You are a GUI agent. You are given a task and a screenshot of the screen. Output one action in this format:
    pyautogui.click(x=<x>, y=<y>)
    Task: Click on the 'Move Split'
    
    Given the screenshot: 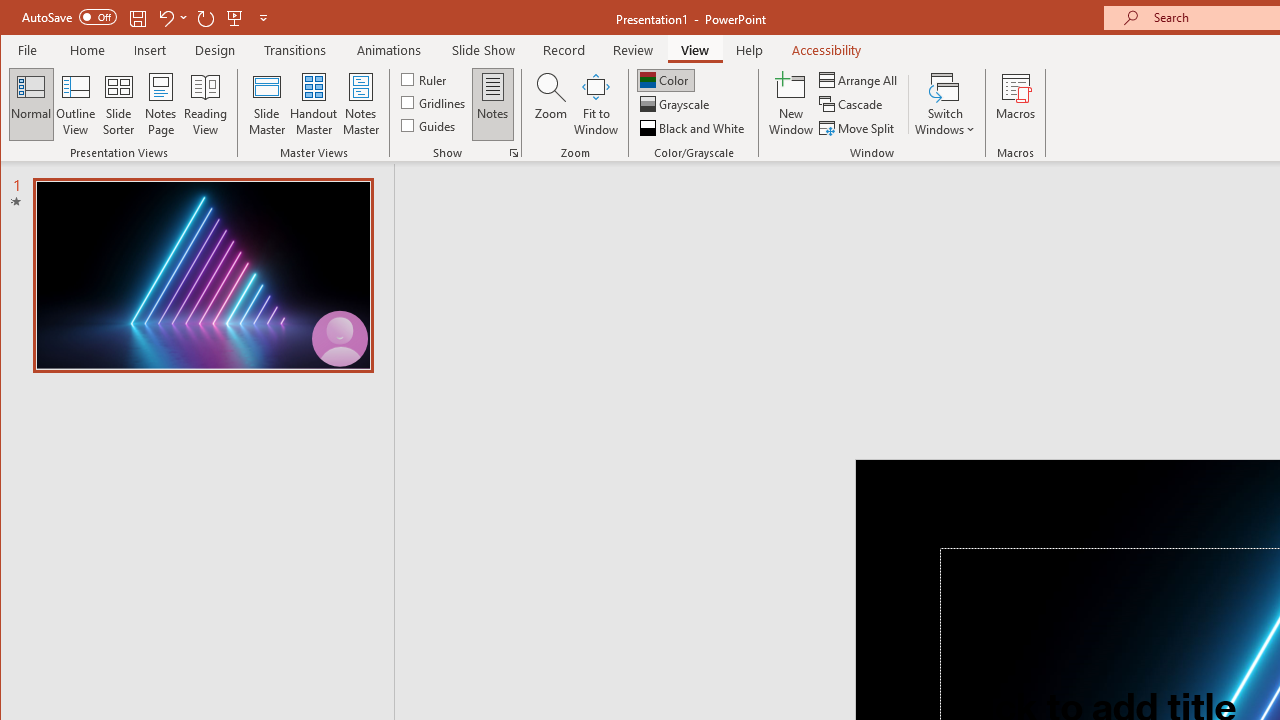 What is the action you would take?
    pyautogui.click(x=858, y=128)
    